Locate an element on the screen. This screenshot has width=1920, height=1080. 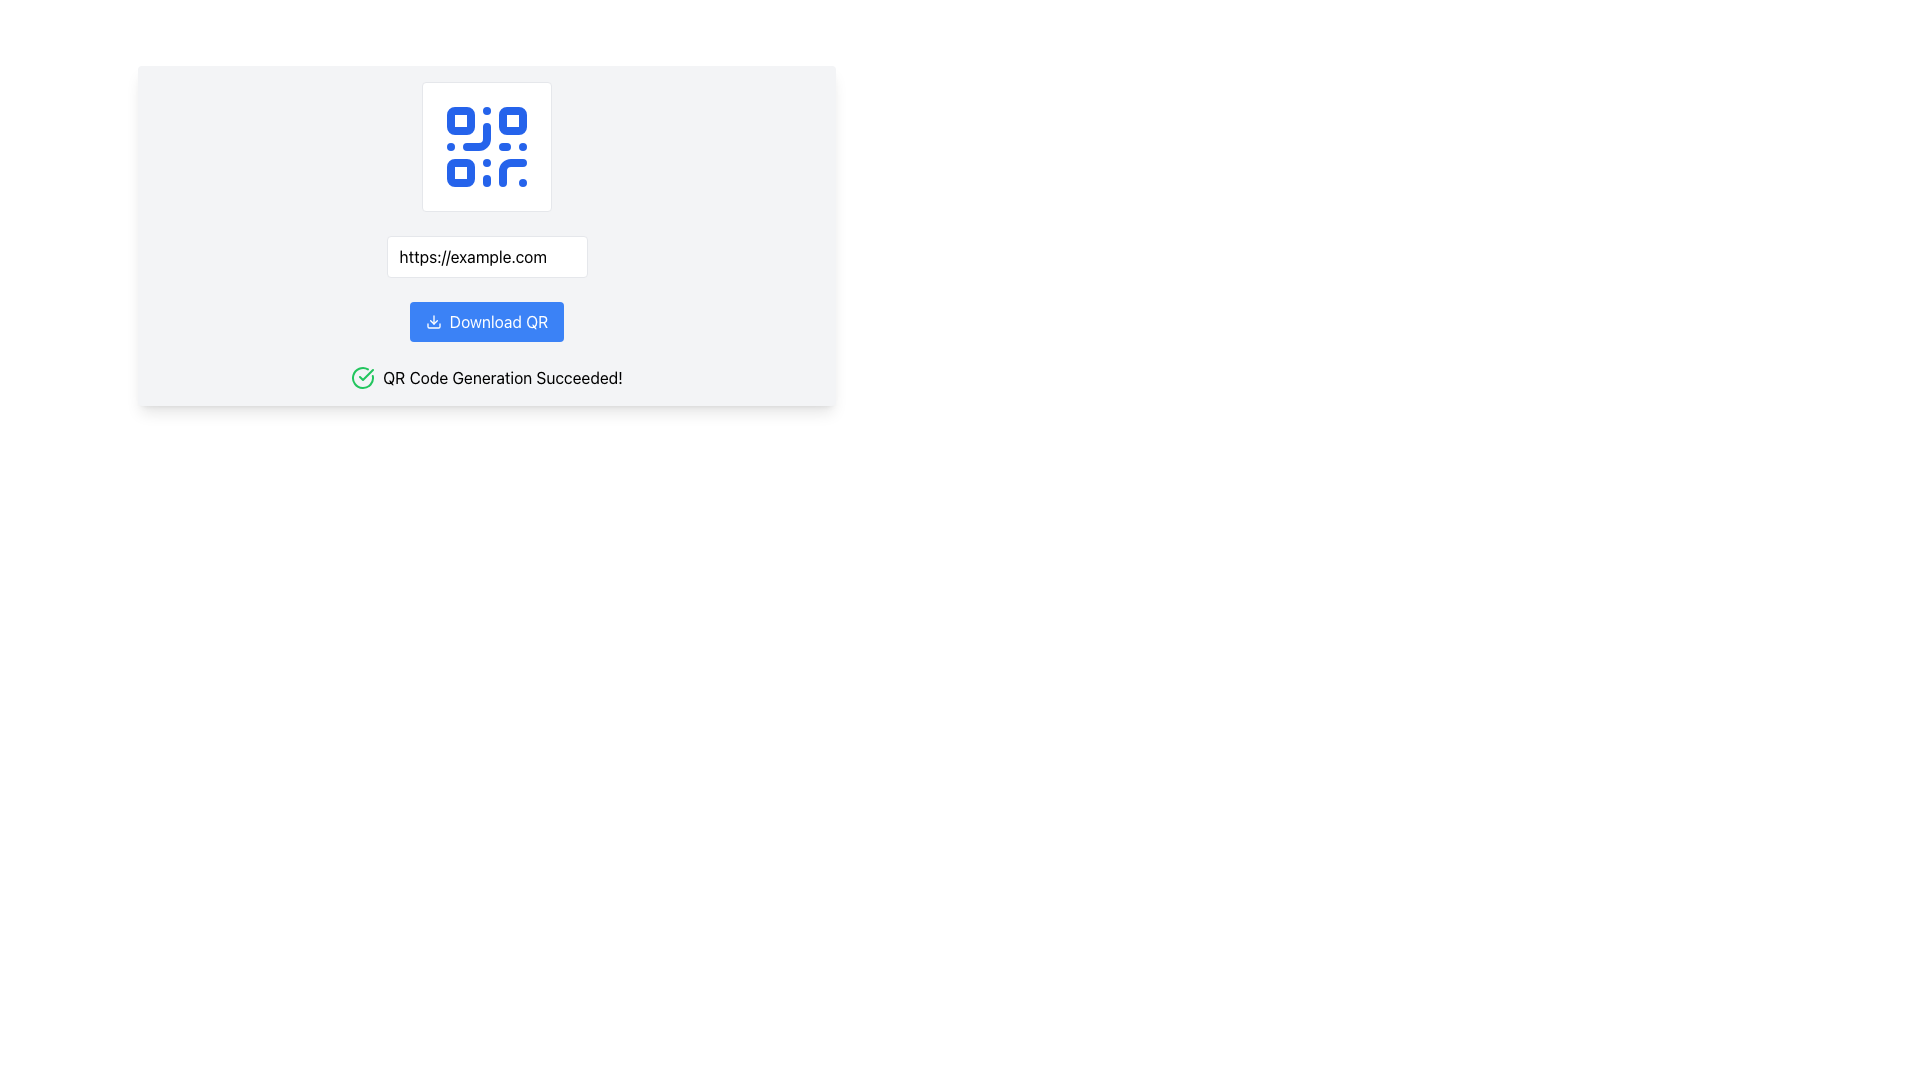
success message displayed in bold text that says 'QR Code Generation Succeeded!' located centrally in the lower part of the user interface, beneath the 'Download QR' button is located at coordinates (503, 378).